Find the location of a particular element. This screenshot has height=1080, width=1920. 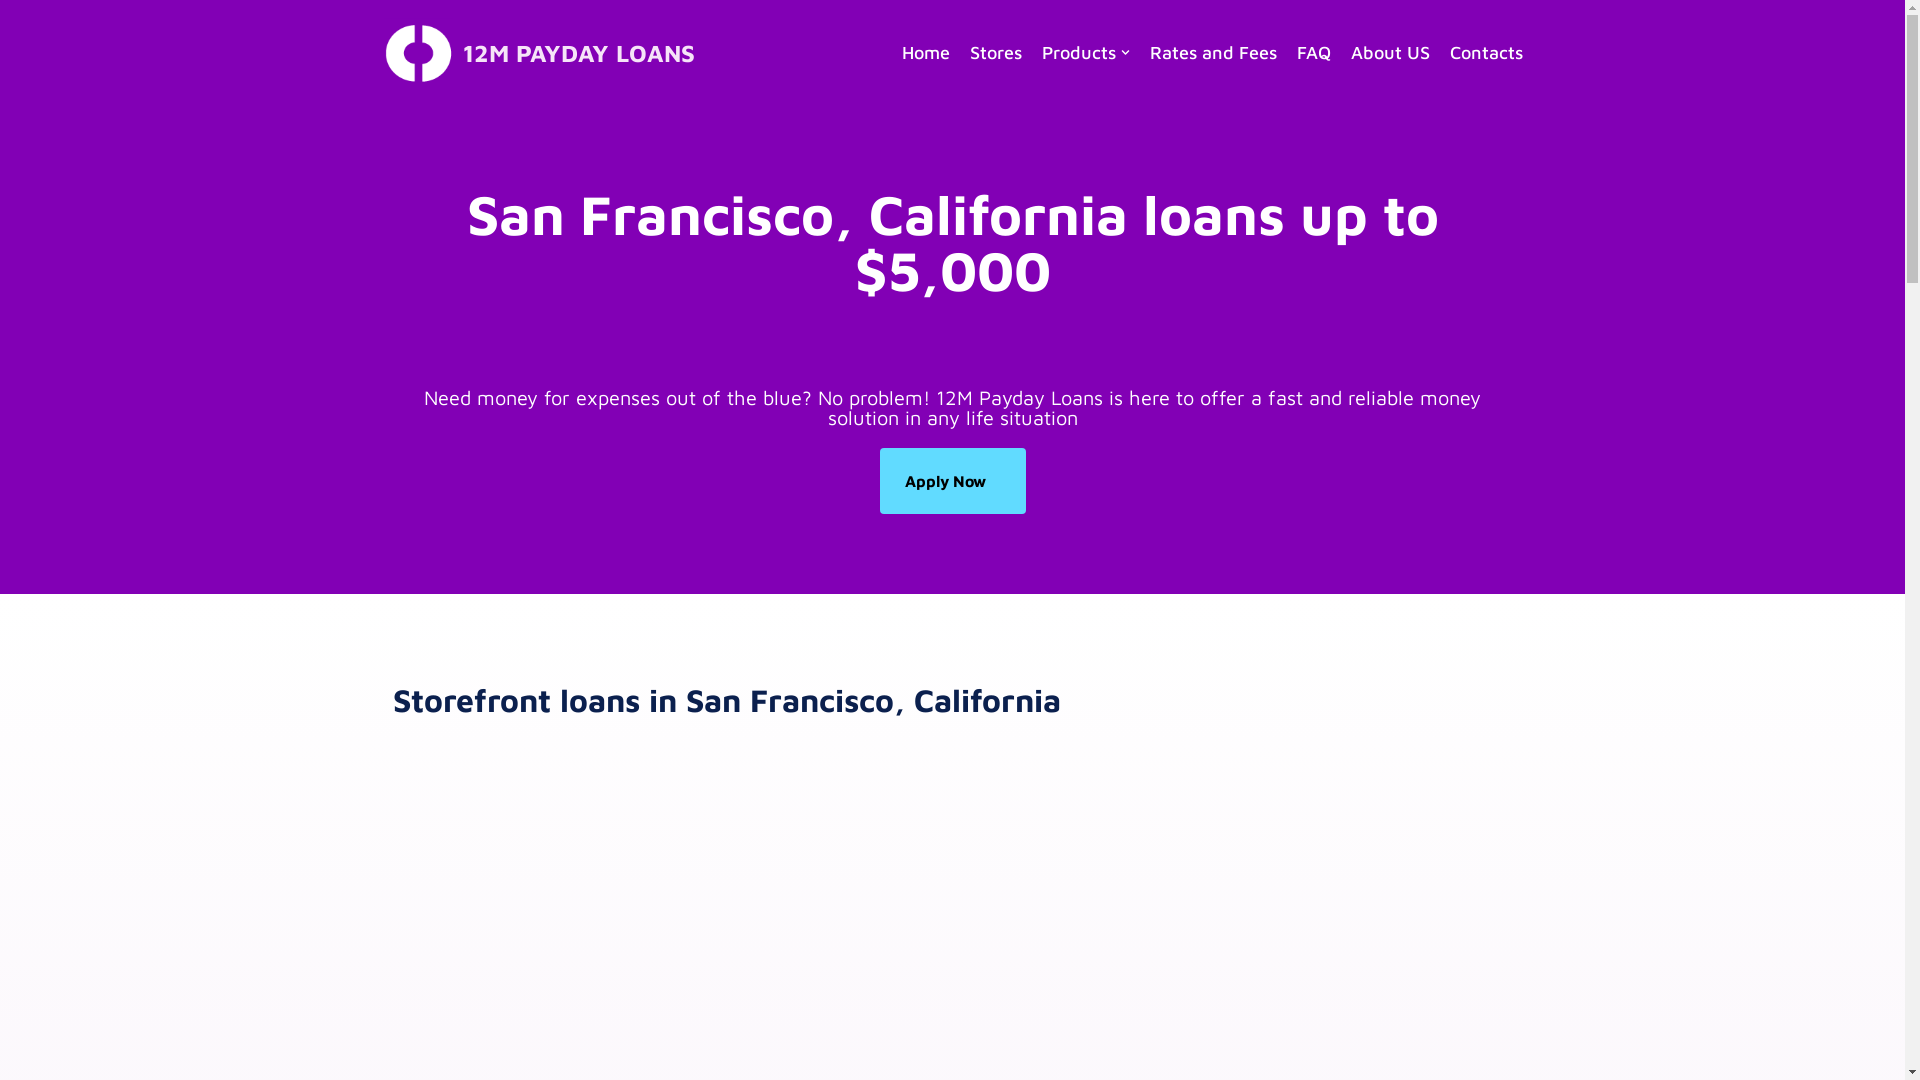

'Products' is located at coordinates (1084, 52).